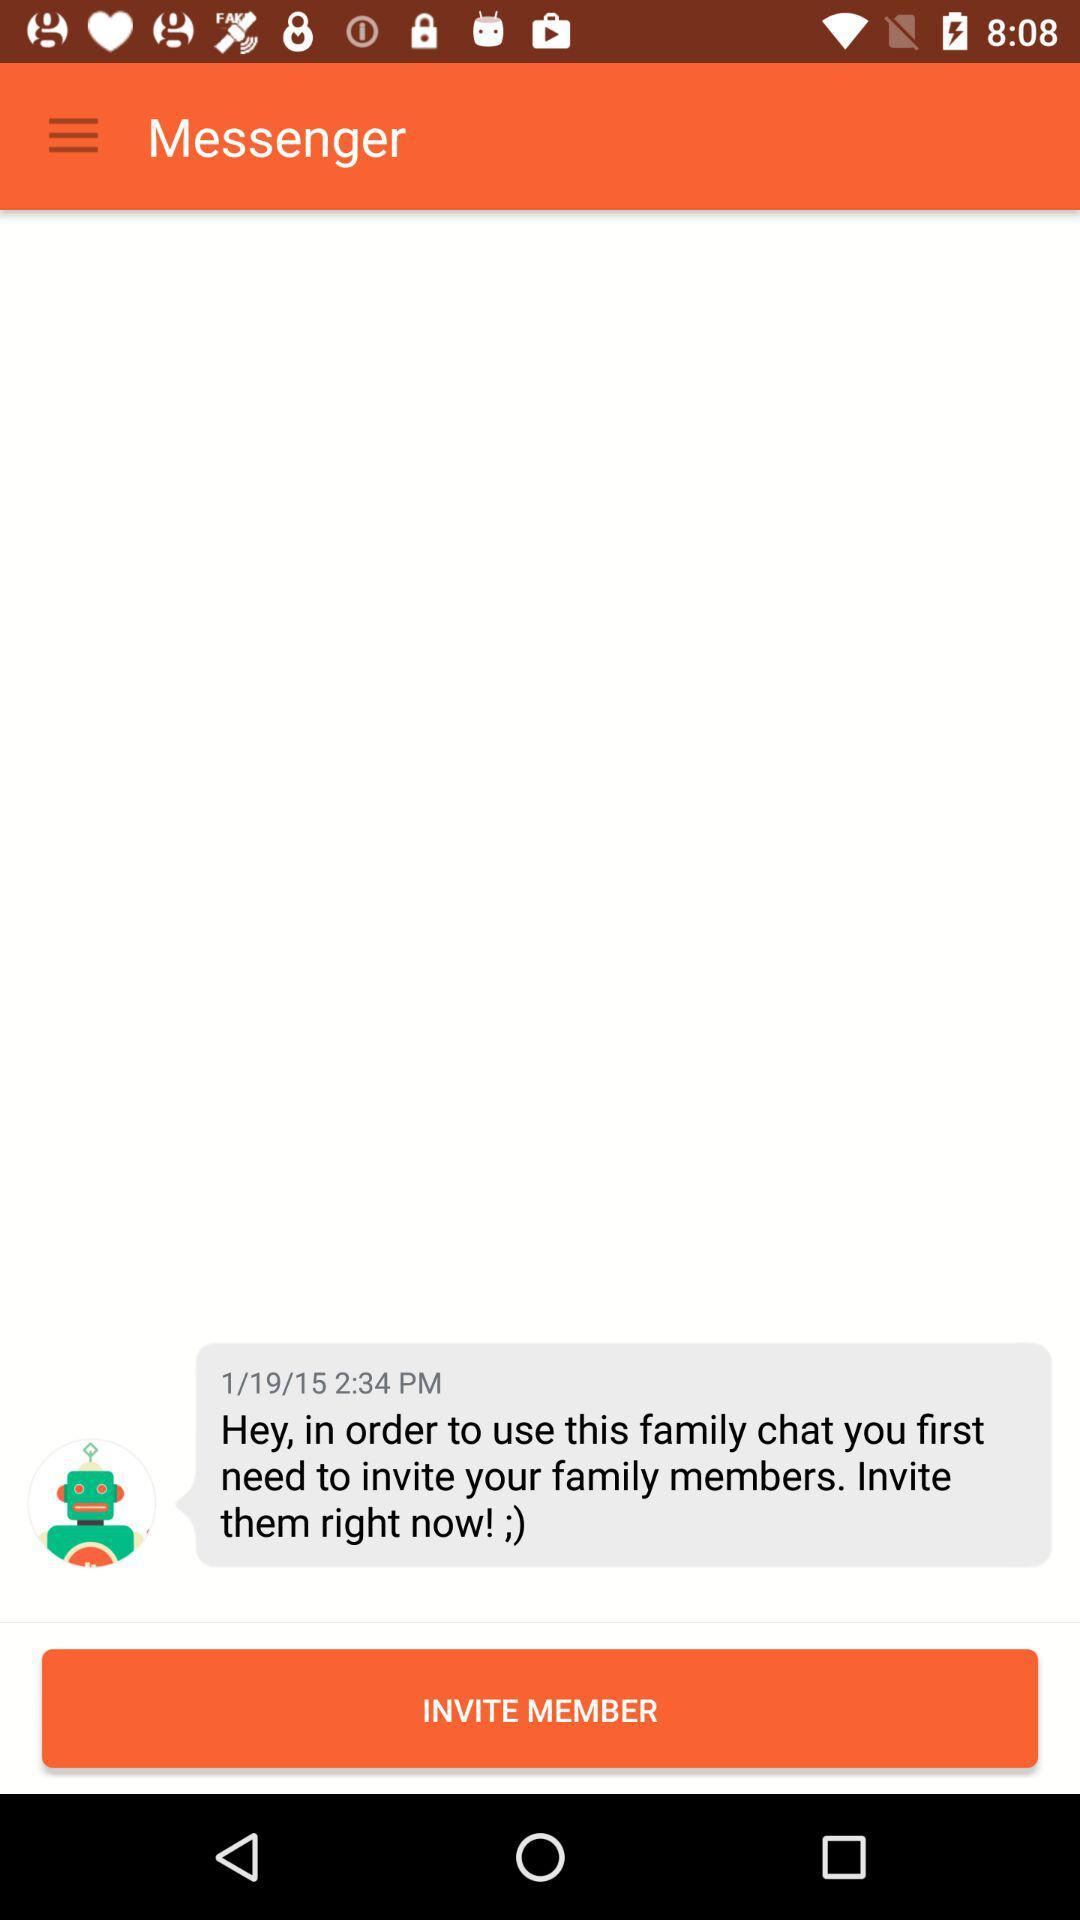 The image size is (1080, 1920). What do you see at coordinates (91, 1503) in the screenshot?
I see `item next to hey in order item` at bounding box center [91, 1503].